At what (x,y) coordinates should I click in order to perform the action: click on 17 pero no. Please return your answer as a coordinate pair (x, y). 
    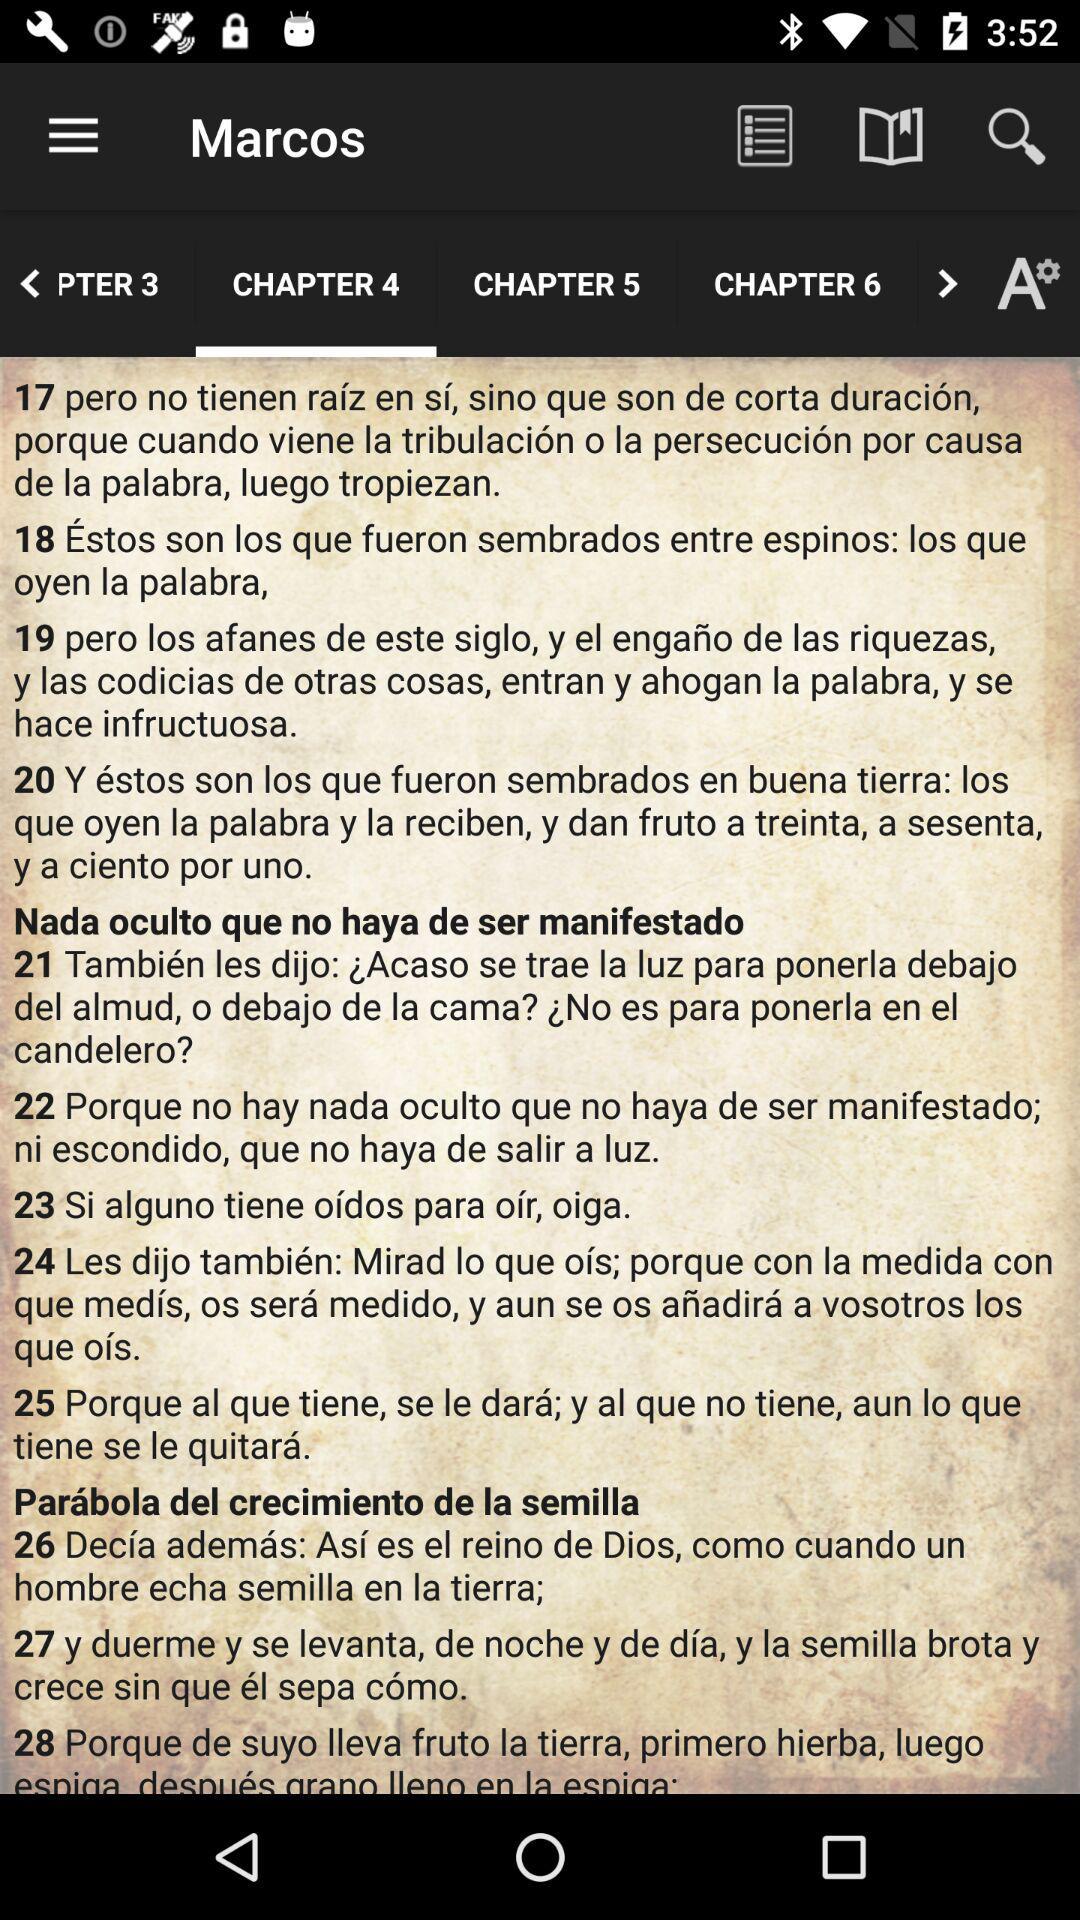
    Looking at the image, I should click on (540, 437).